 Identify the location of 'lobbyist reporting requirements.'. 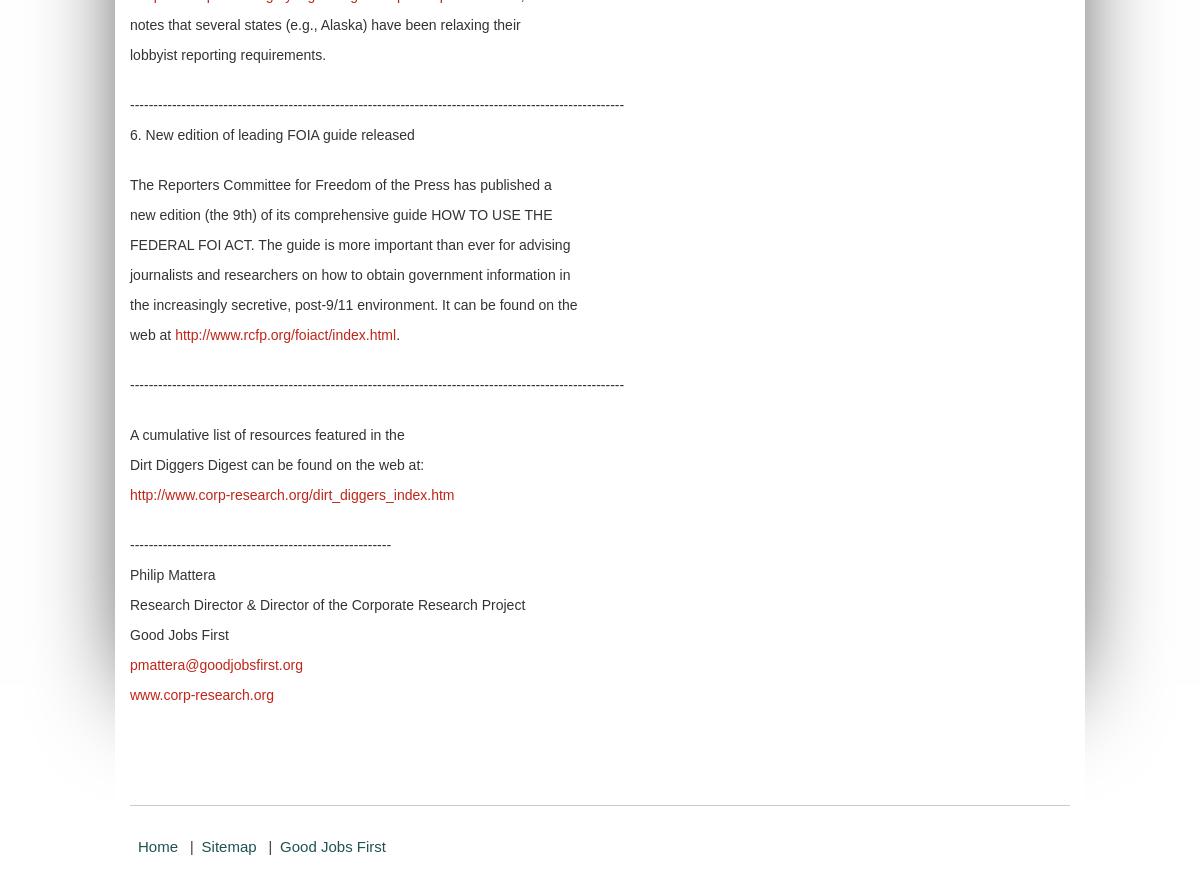
(227, 53).